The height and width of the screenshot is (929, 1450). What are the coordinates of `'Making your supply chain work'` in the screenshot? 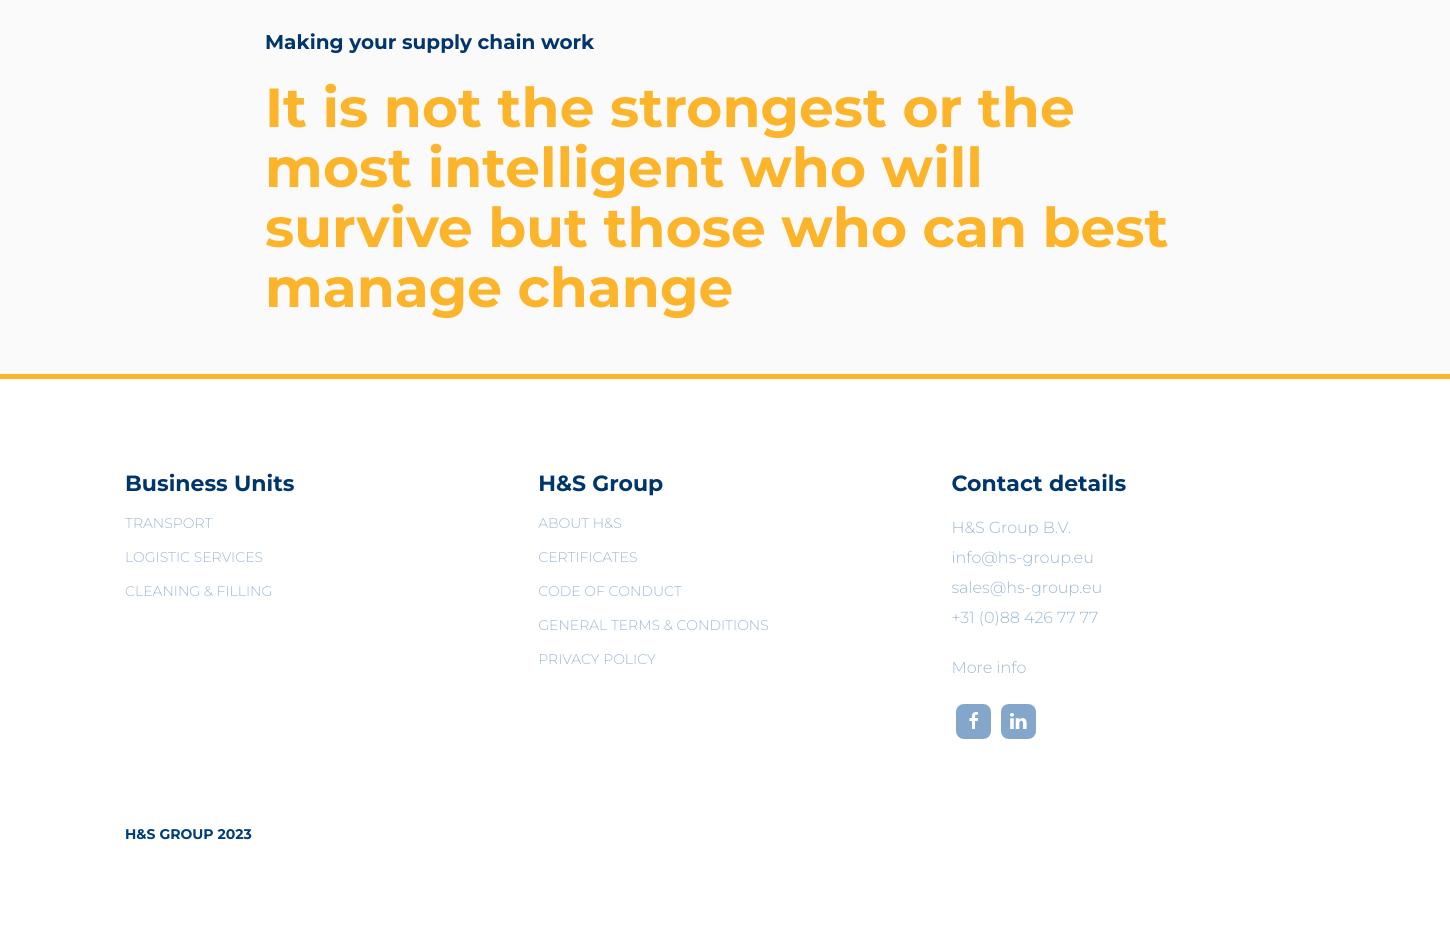 It's located at (428, 40).